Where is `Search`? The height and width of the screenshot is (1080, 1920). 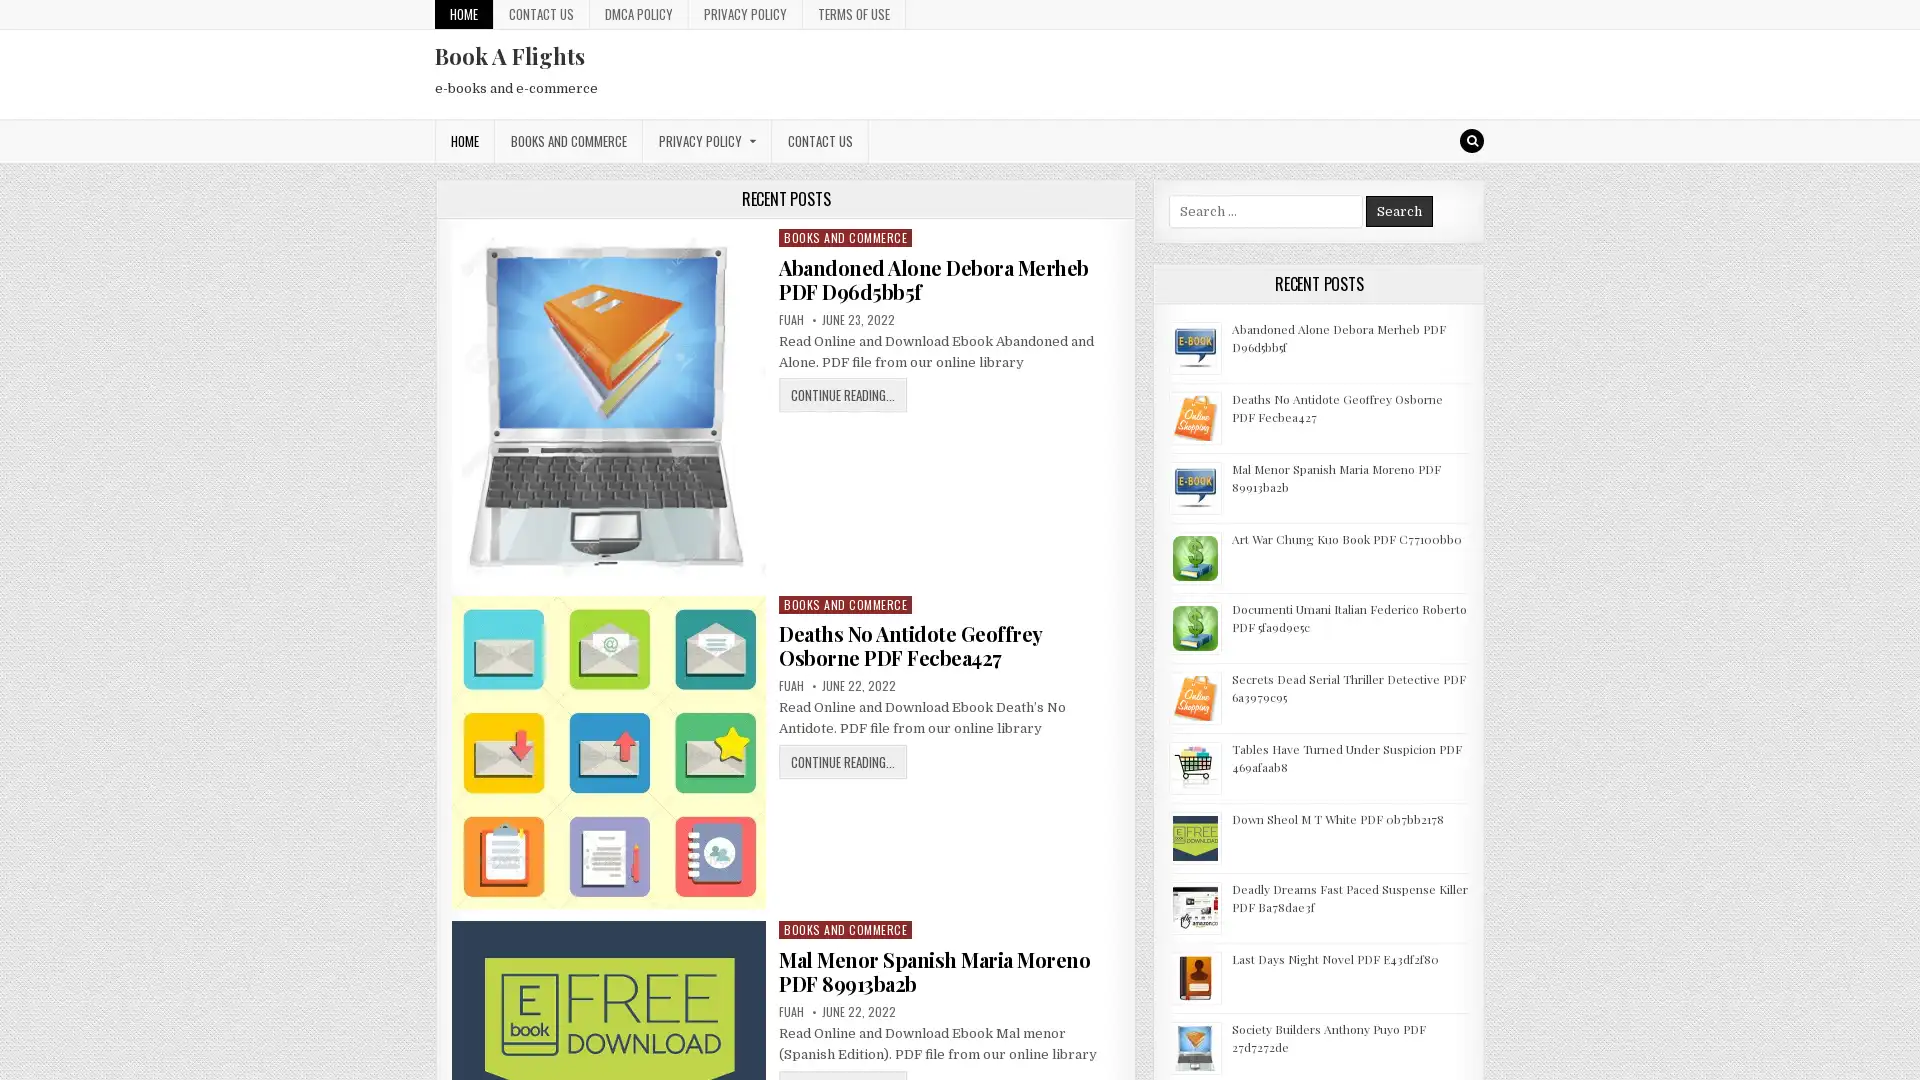 Search is located at coordinates (1398, 211).